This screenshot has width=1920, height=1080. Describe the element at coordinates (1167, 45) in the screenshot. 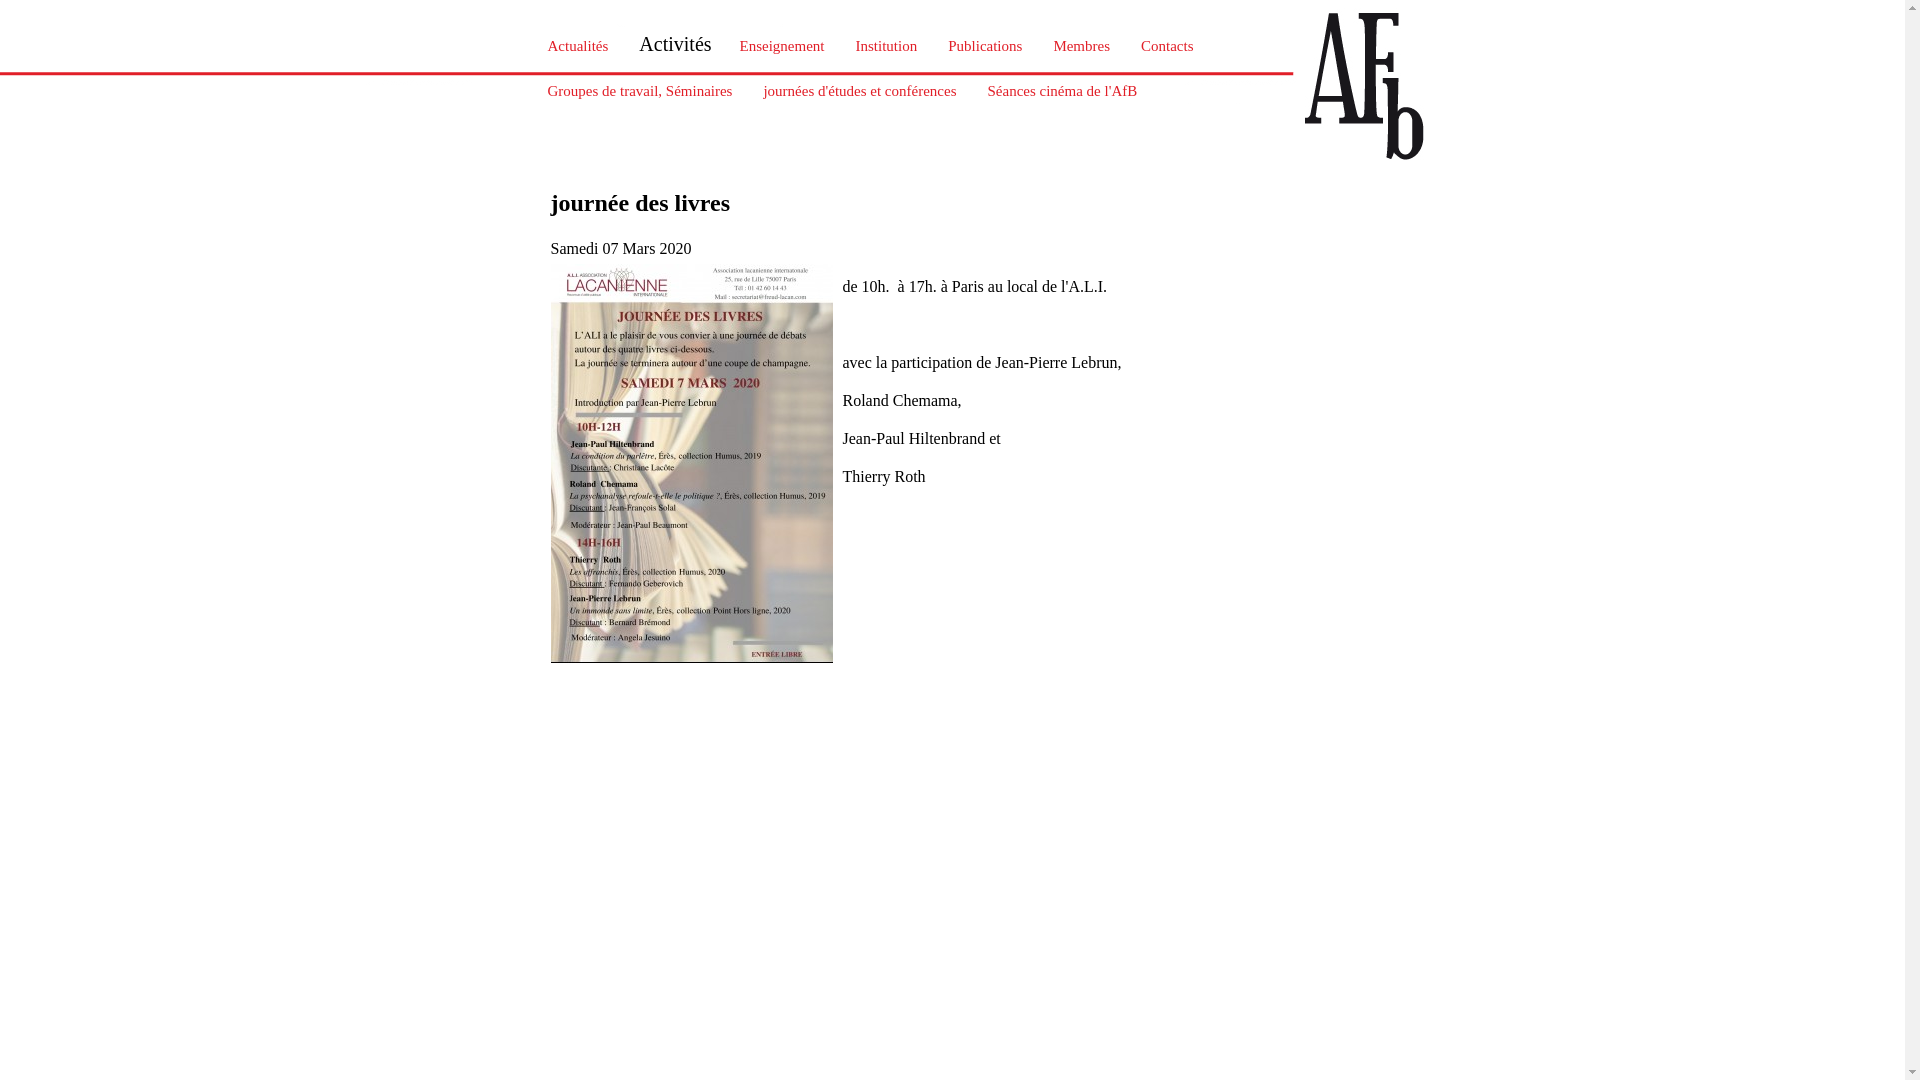

I see `'Contacts'` at that location.